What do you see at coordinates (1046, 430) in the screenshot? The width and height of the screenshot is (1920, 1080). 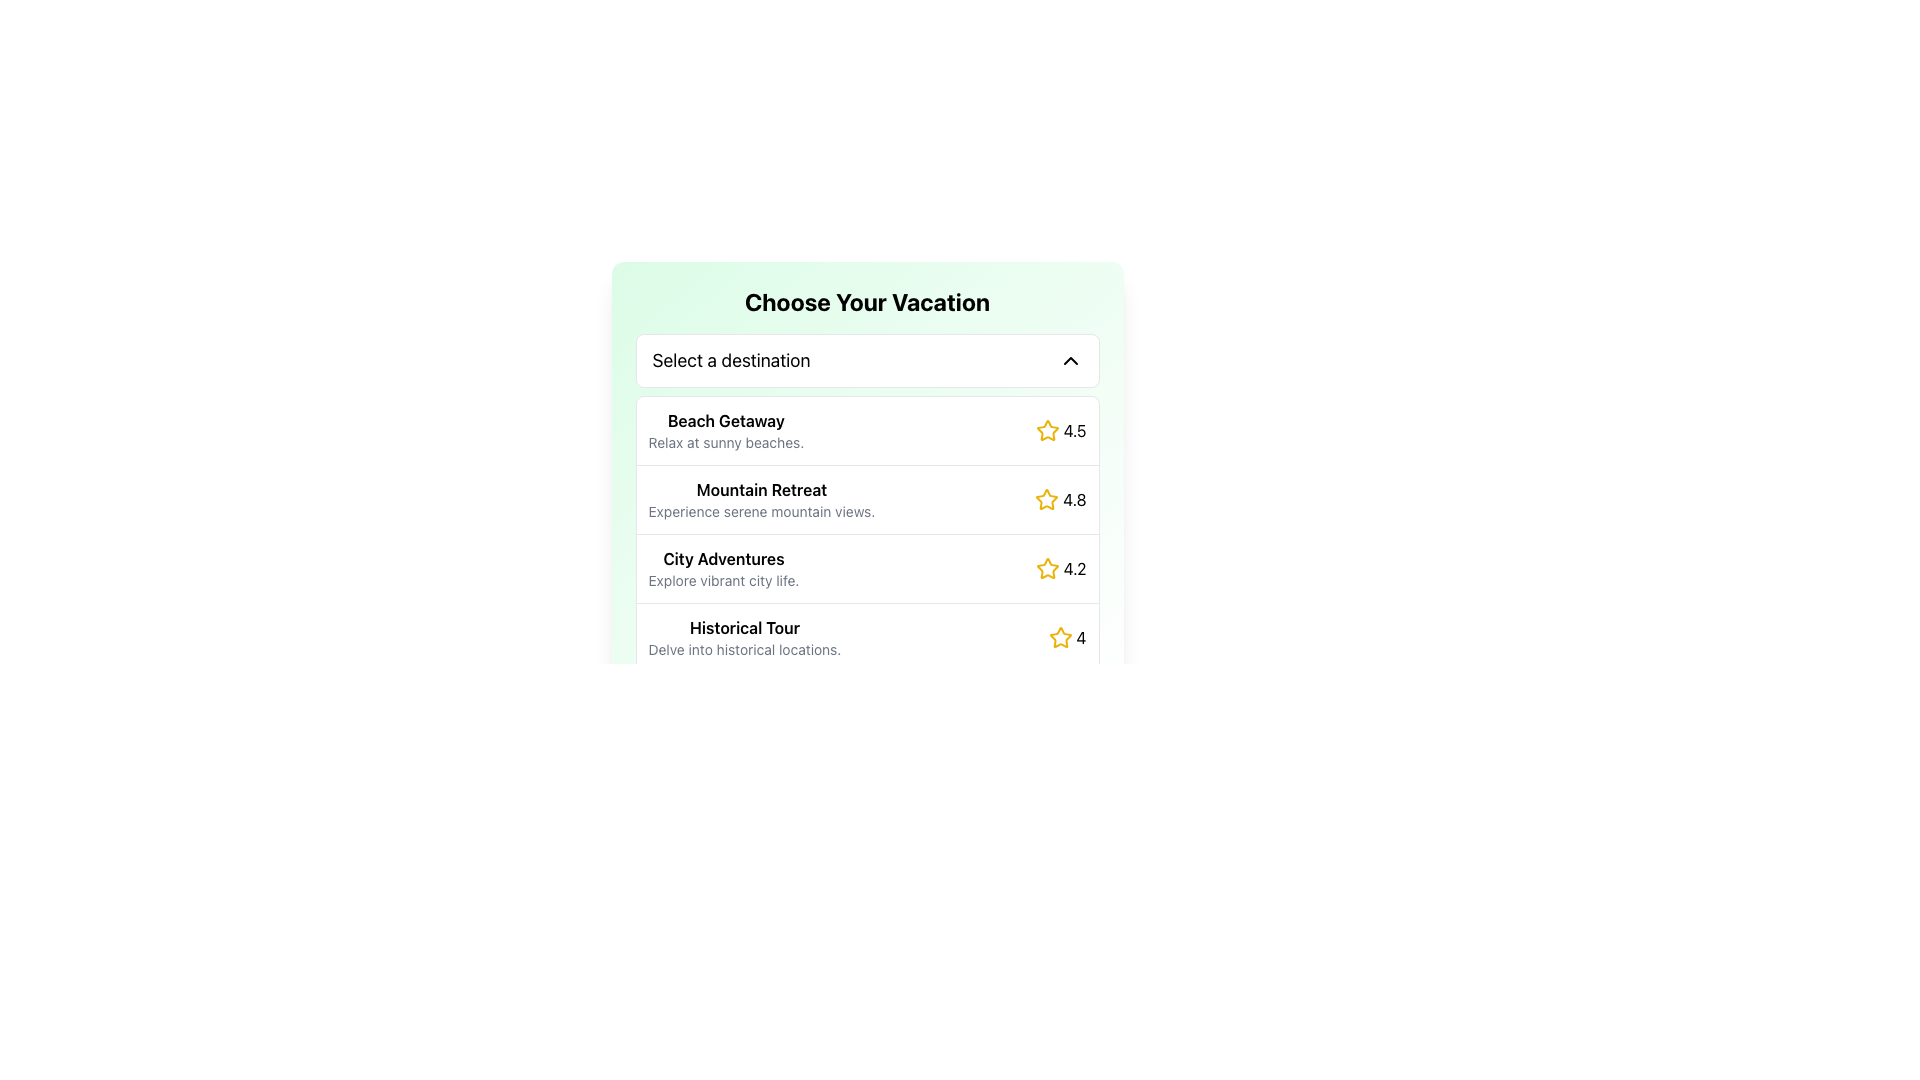 I see `the star icon, which is a golden yellow outline, located to the left of the text '4.5' in the 'Beach Getaway' section of the interface` at bounding box center [1046, 430].